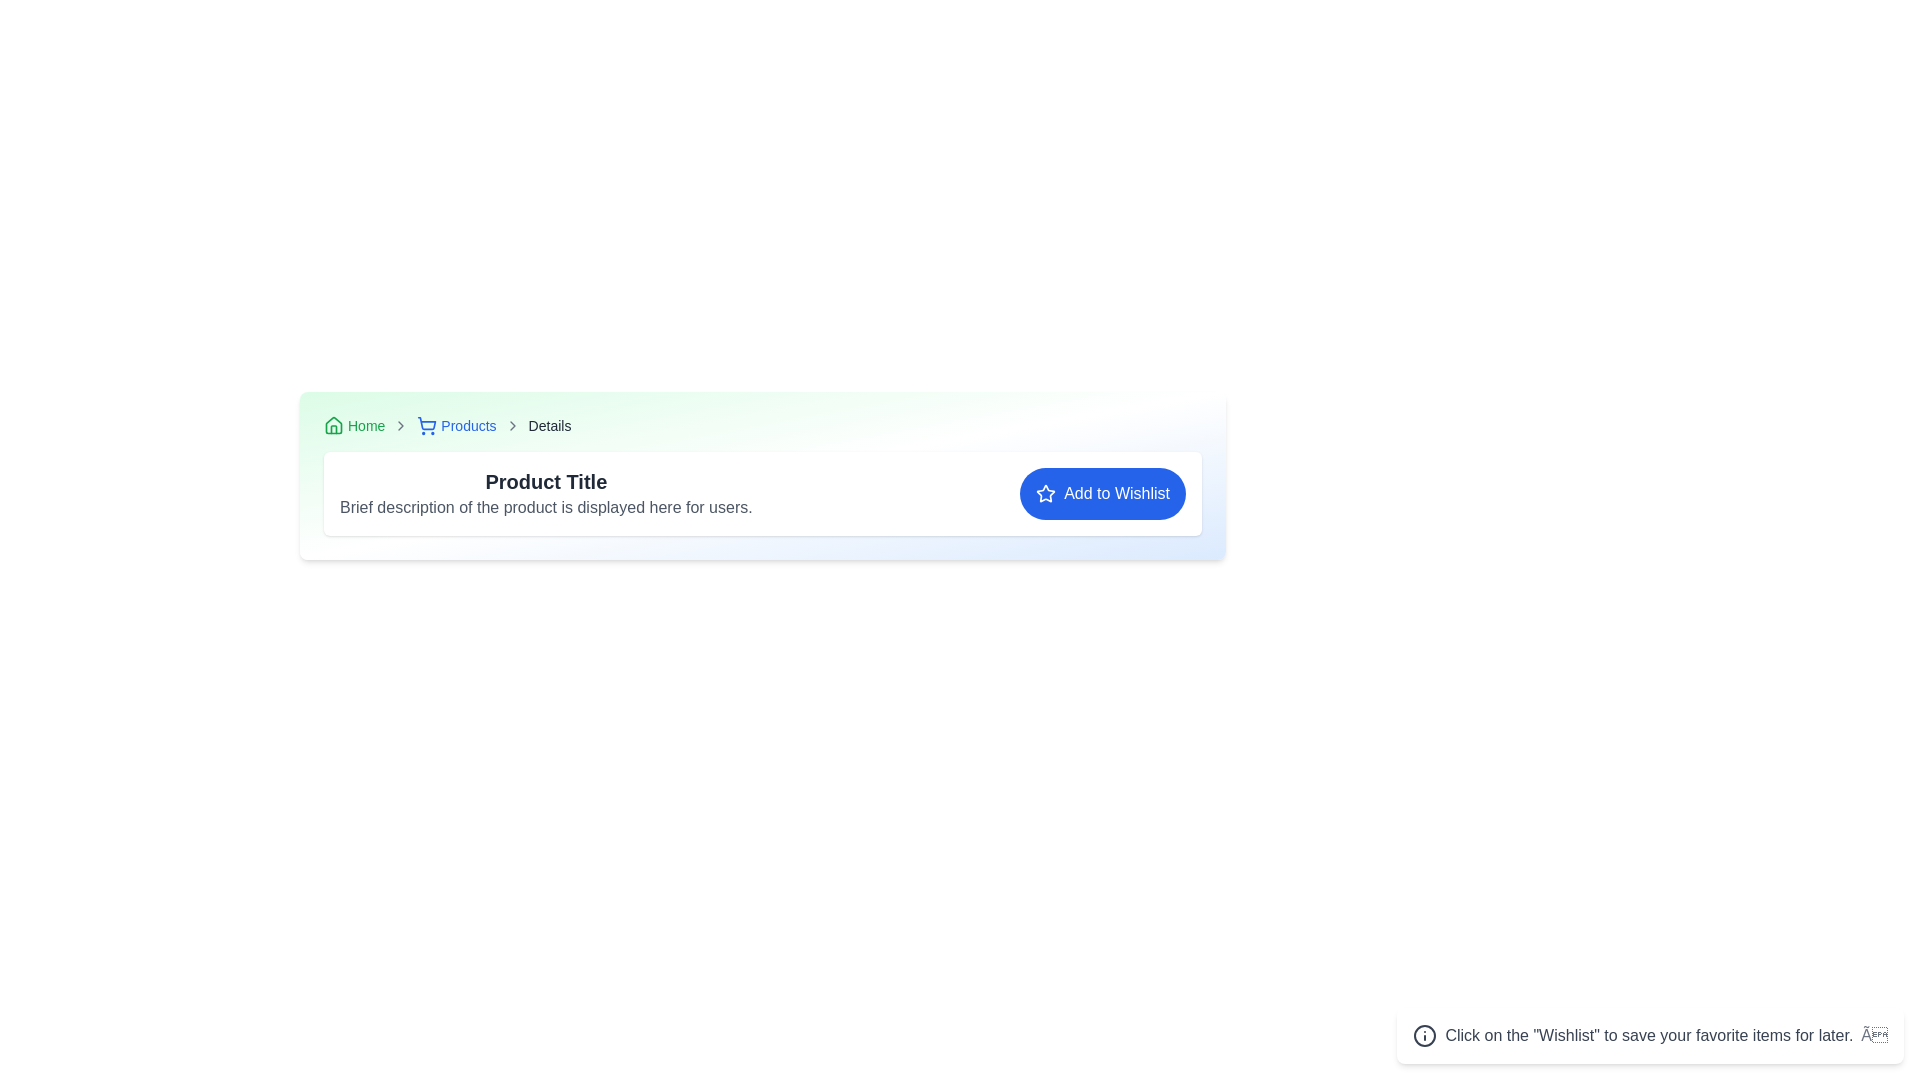 The image size is (1920, 1080). I want to click on the star icon with a blue outline located to the left of the 'Add to Wishlist' text in the button to initiate the 'add to wishlist' action, so click(1045, 493).